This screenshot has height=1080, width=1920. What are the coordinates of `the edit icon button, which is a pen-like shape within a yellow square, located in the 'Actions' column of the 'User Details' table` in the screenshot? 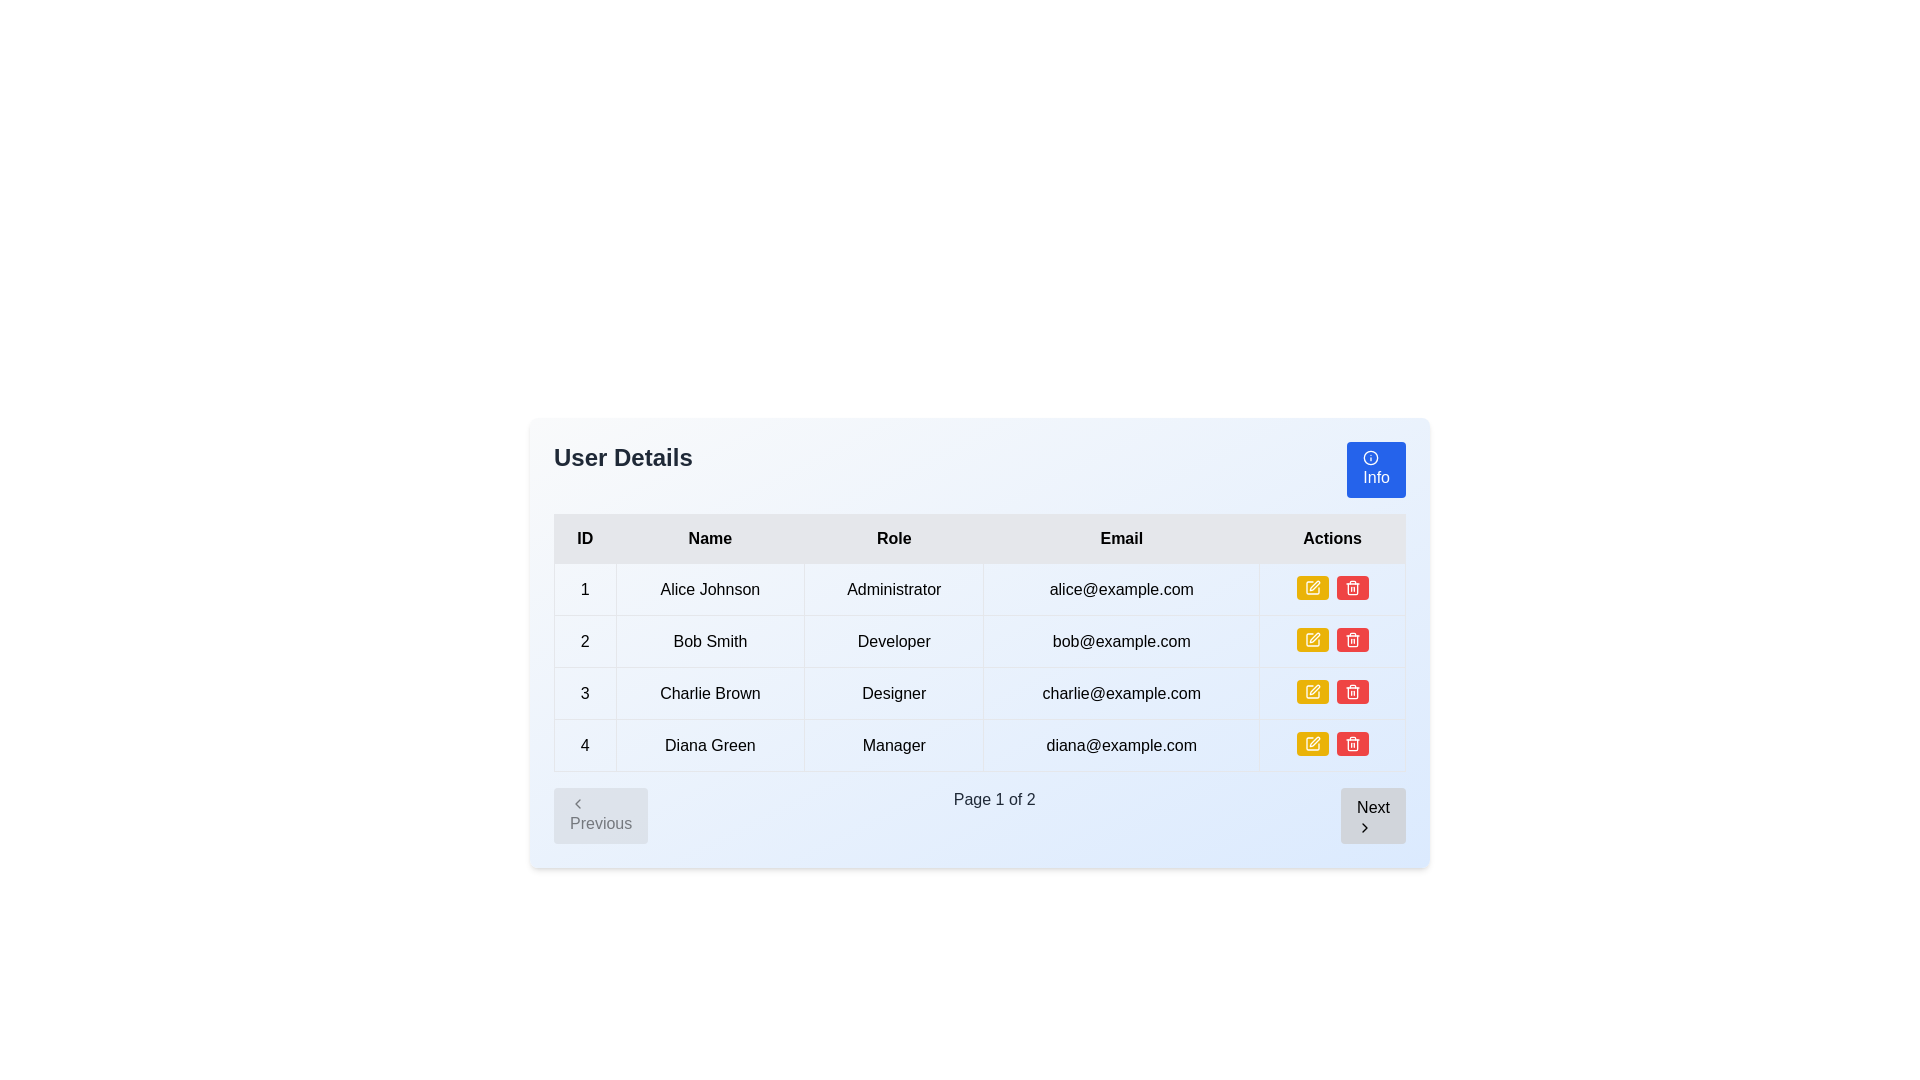 It's located at (1312, 586).